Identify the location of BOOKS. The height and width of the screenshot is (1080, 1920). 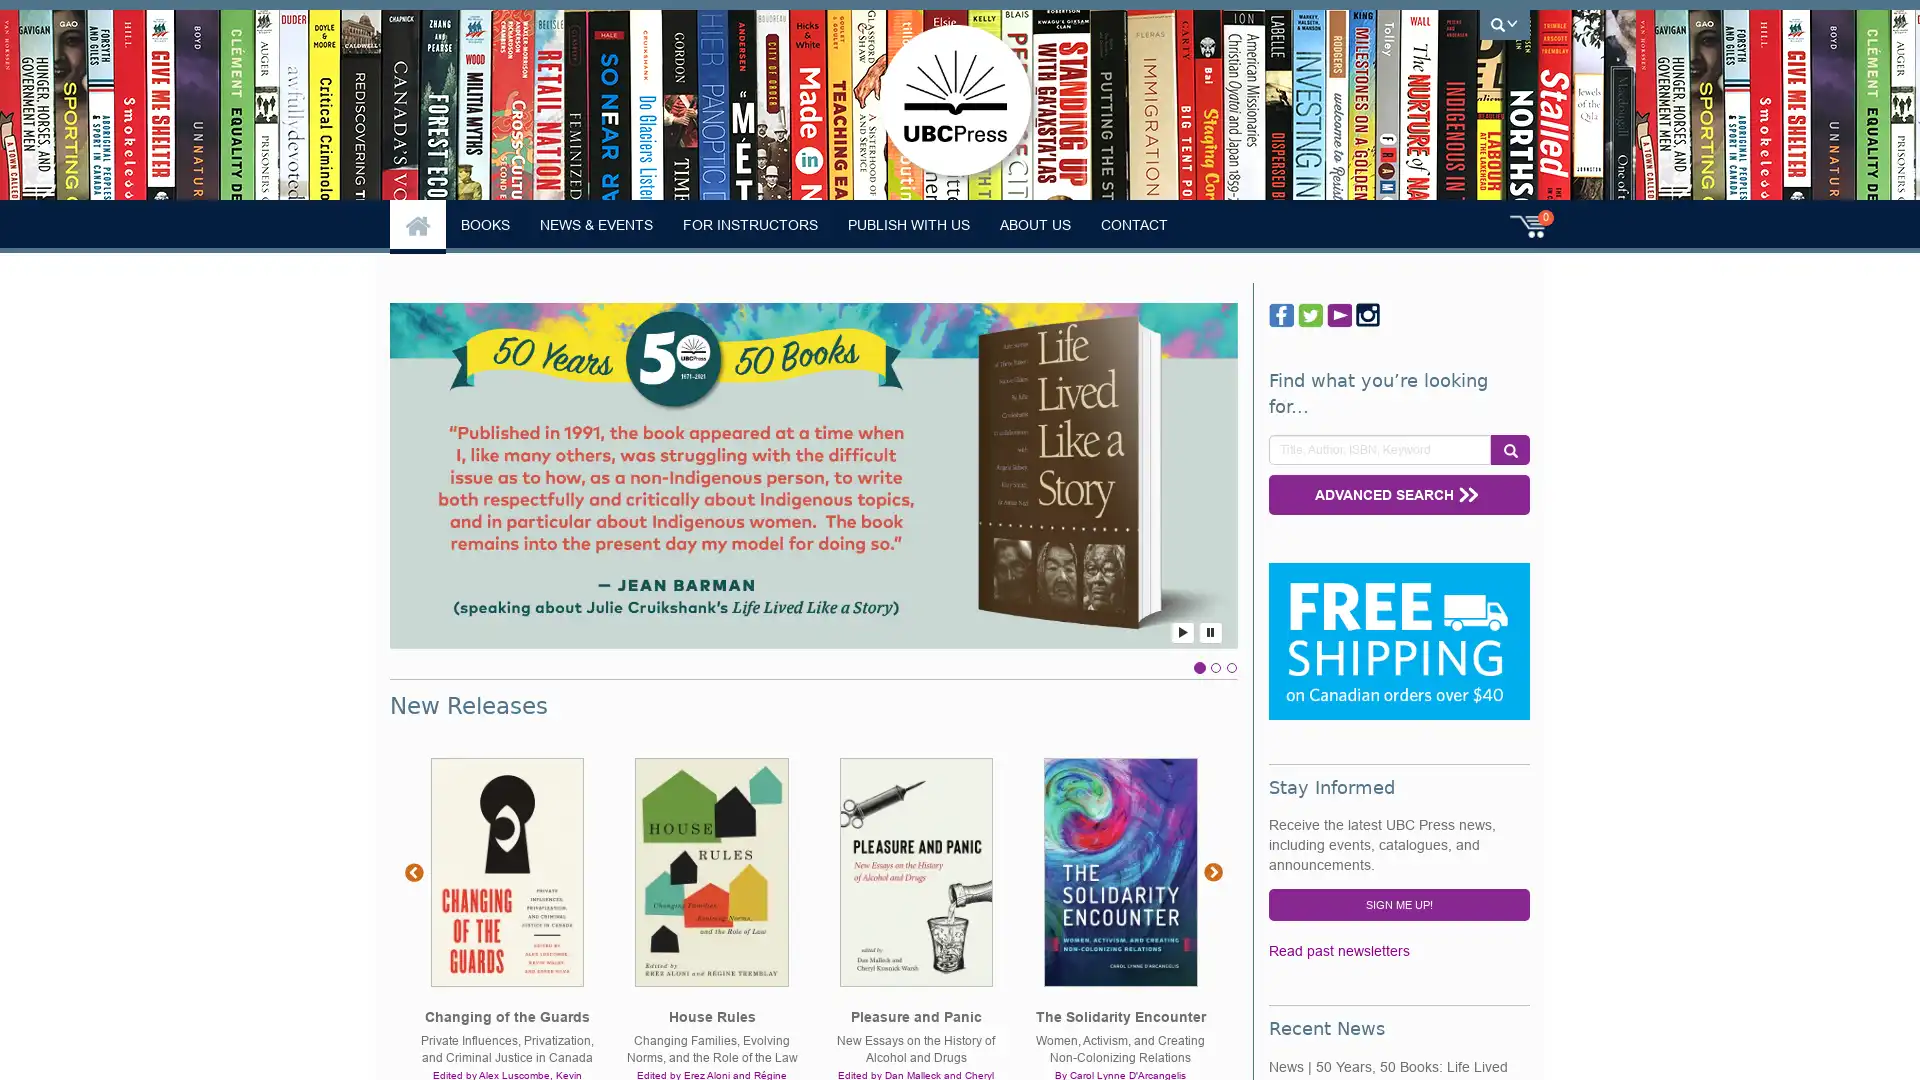
(485, 224).